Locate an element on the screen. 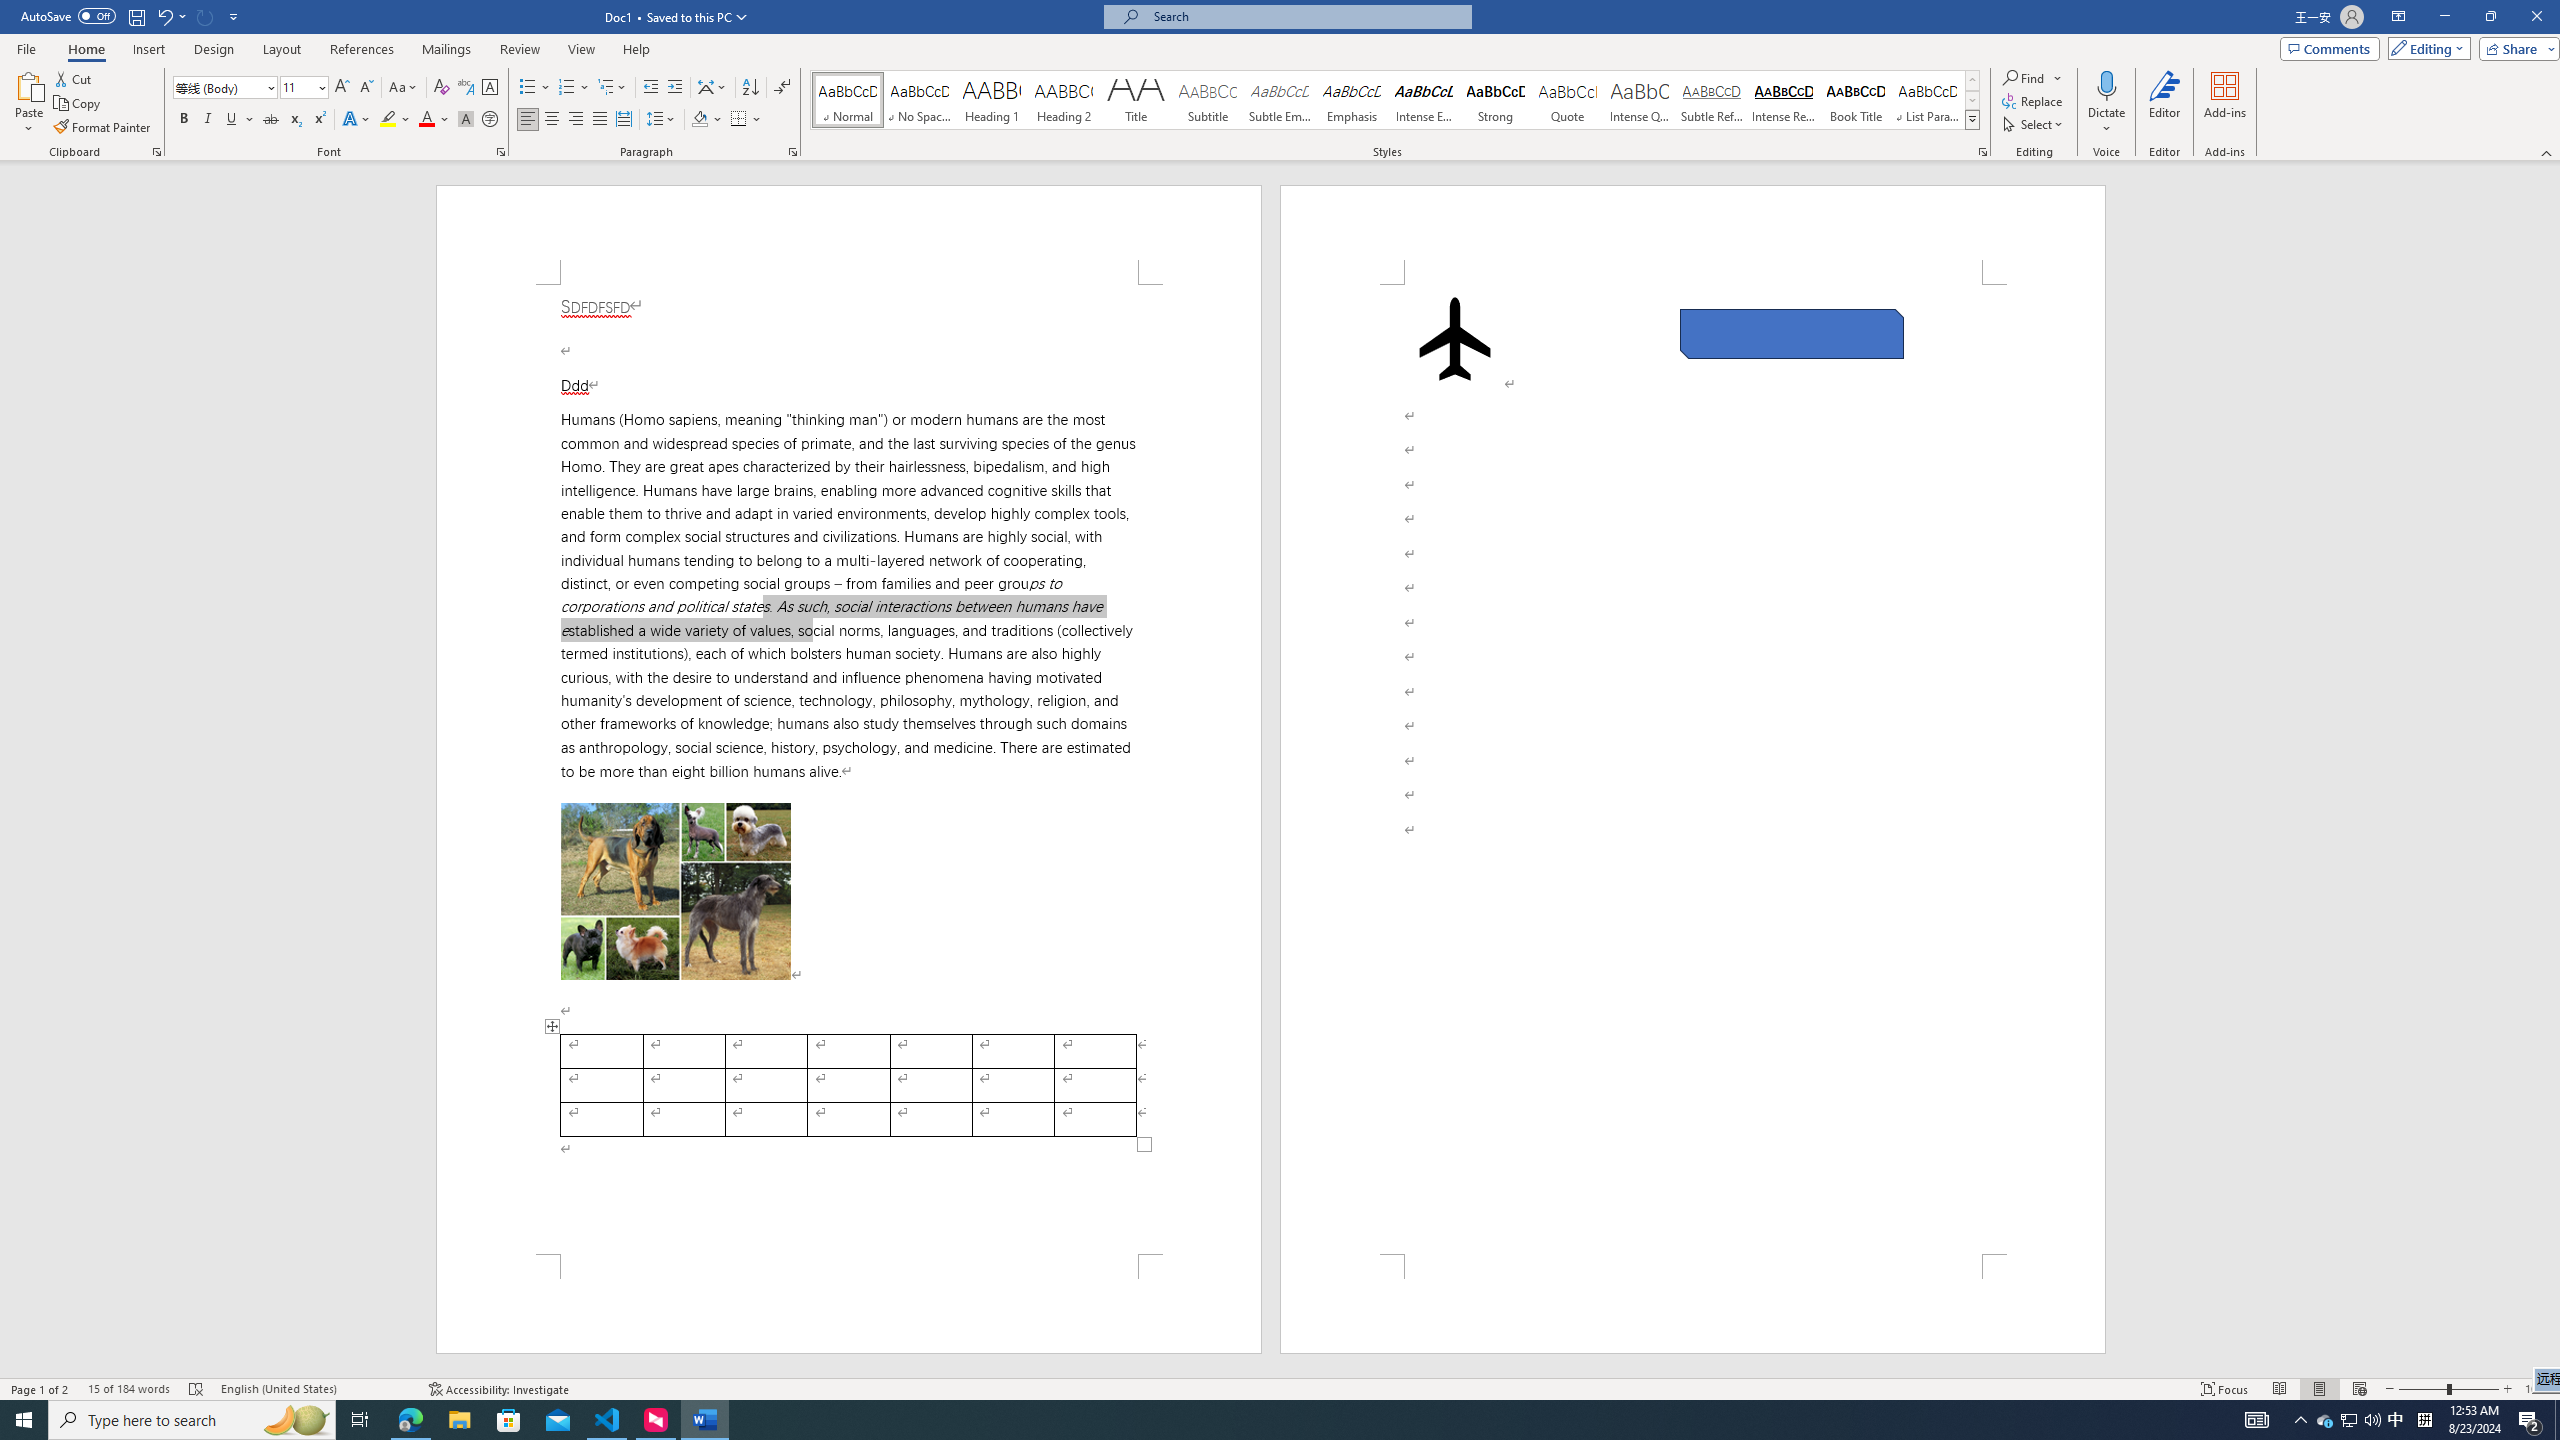 The width and height of the screenshot is (2560, 1440). 'Emphasis' is located at coordinates (1350, 99).